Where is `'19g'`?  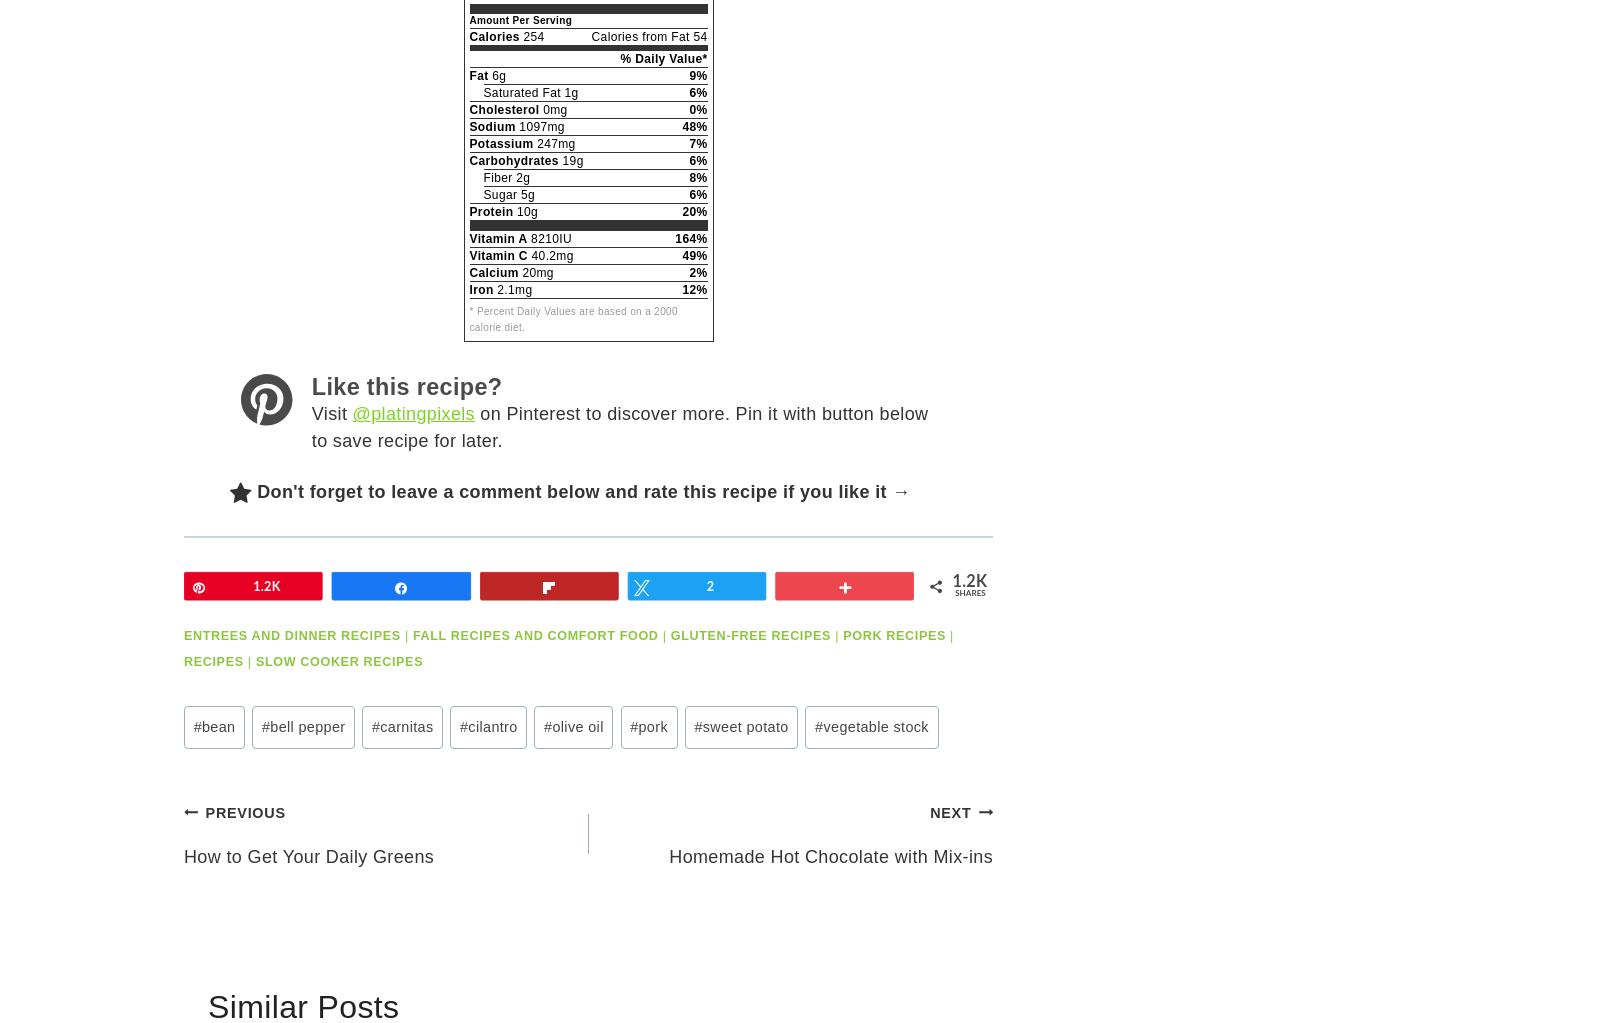 '19g' is located at coordinates (569, 161).